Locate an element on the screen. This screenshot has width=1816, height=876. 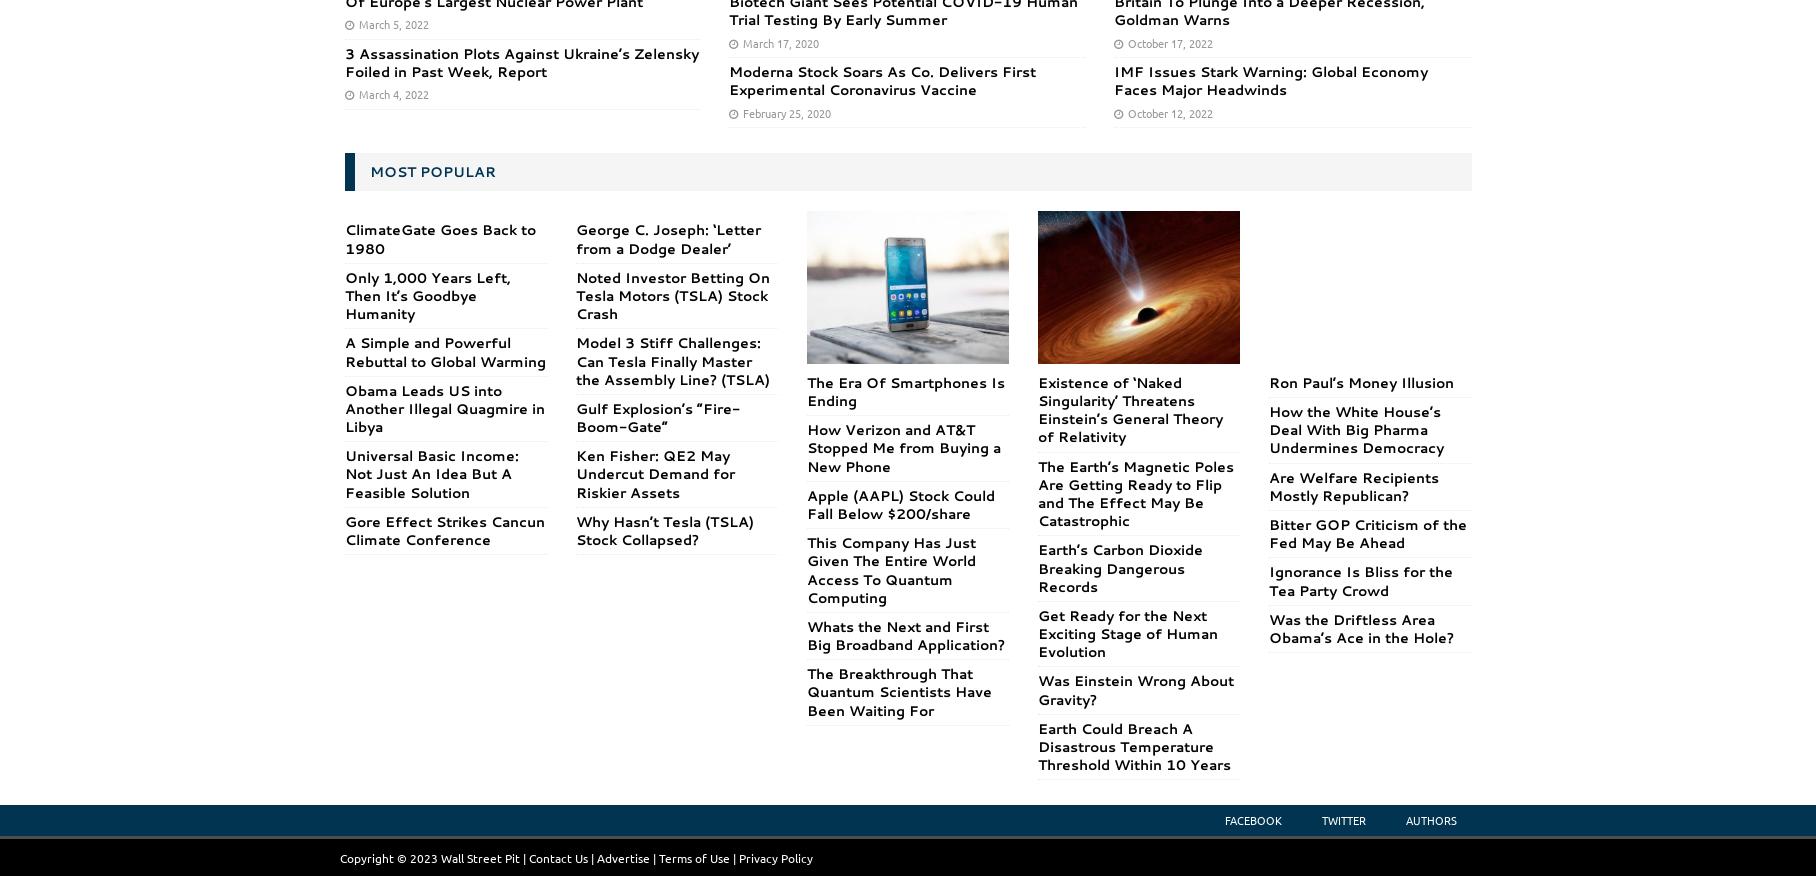
'Universal Basic Income: Not Just An Idea But A Feasible Solution' is located at coordinates (429, 473).